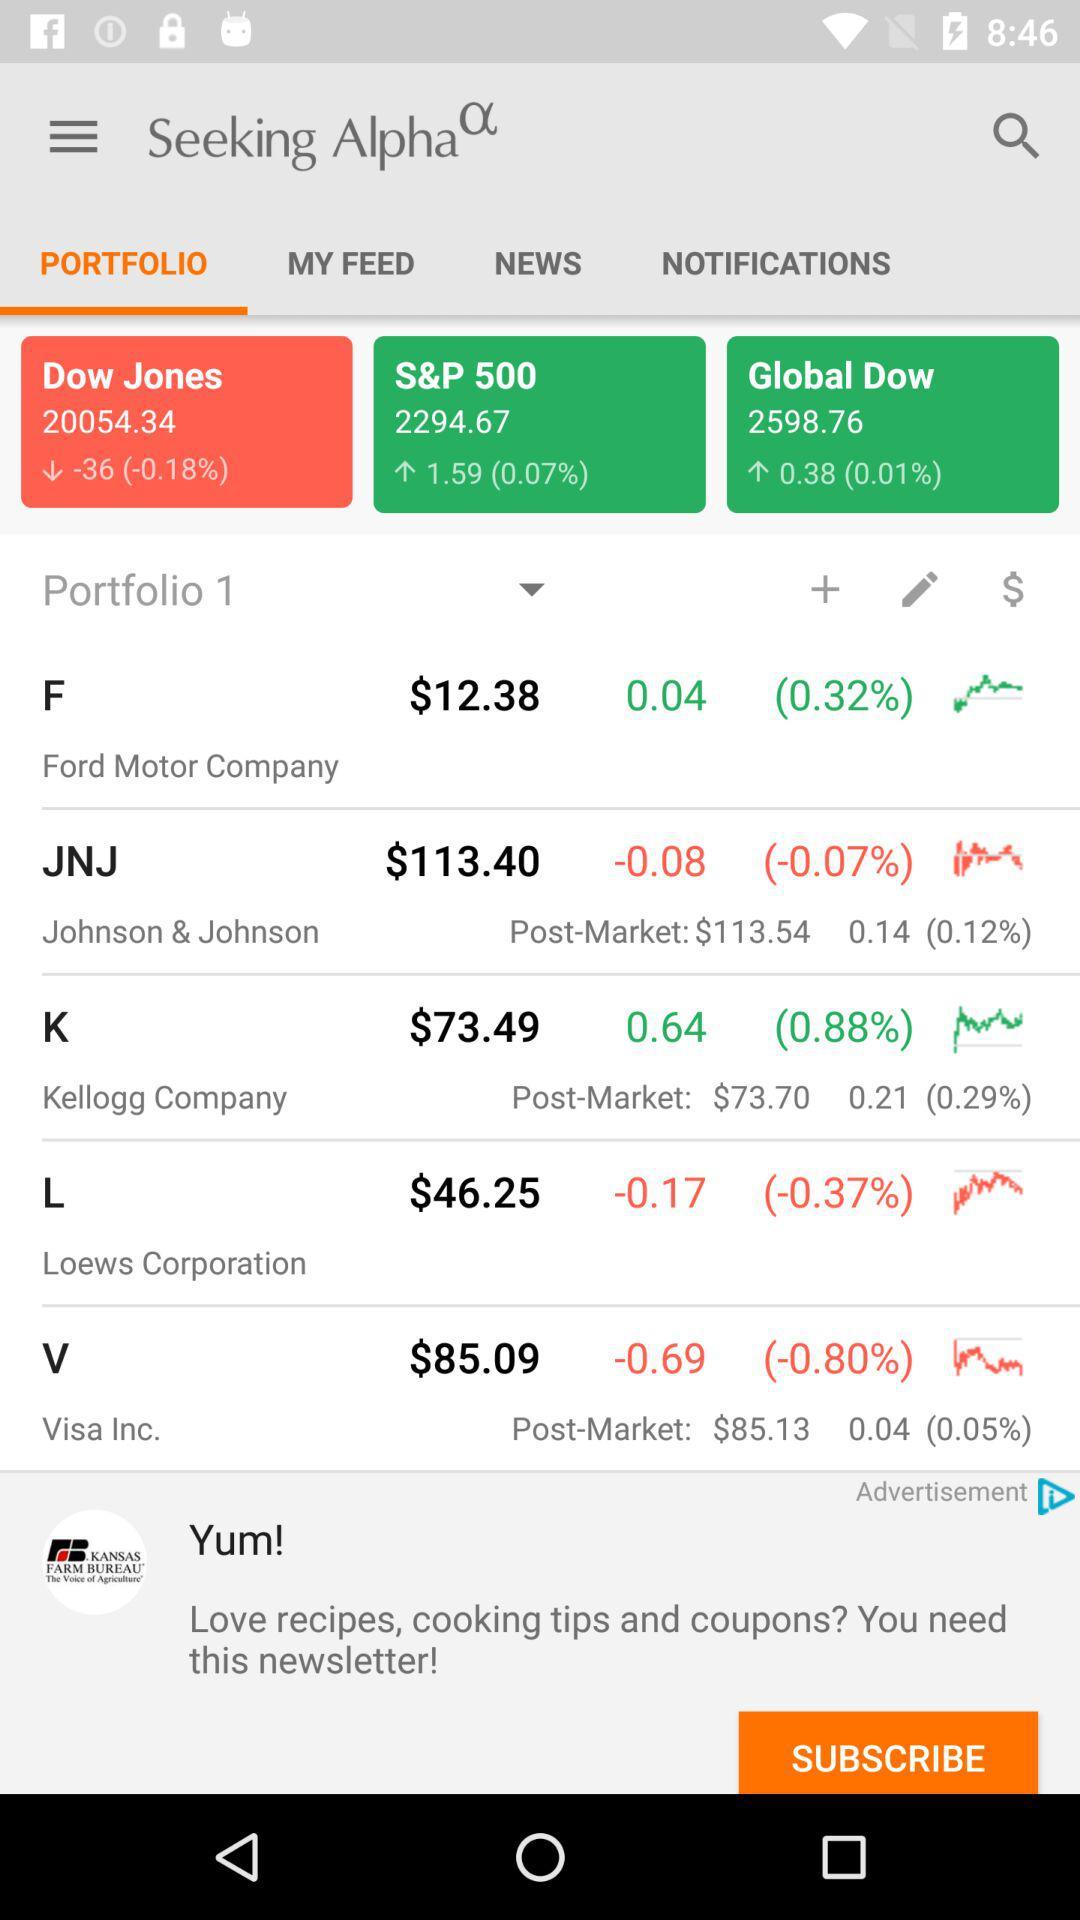  Describe the element at coordinates (94, 1561) in the screenshot. I see `the icon below visa inc.` at that location.